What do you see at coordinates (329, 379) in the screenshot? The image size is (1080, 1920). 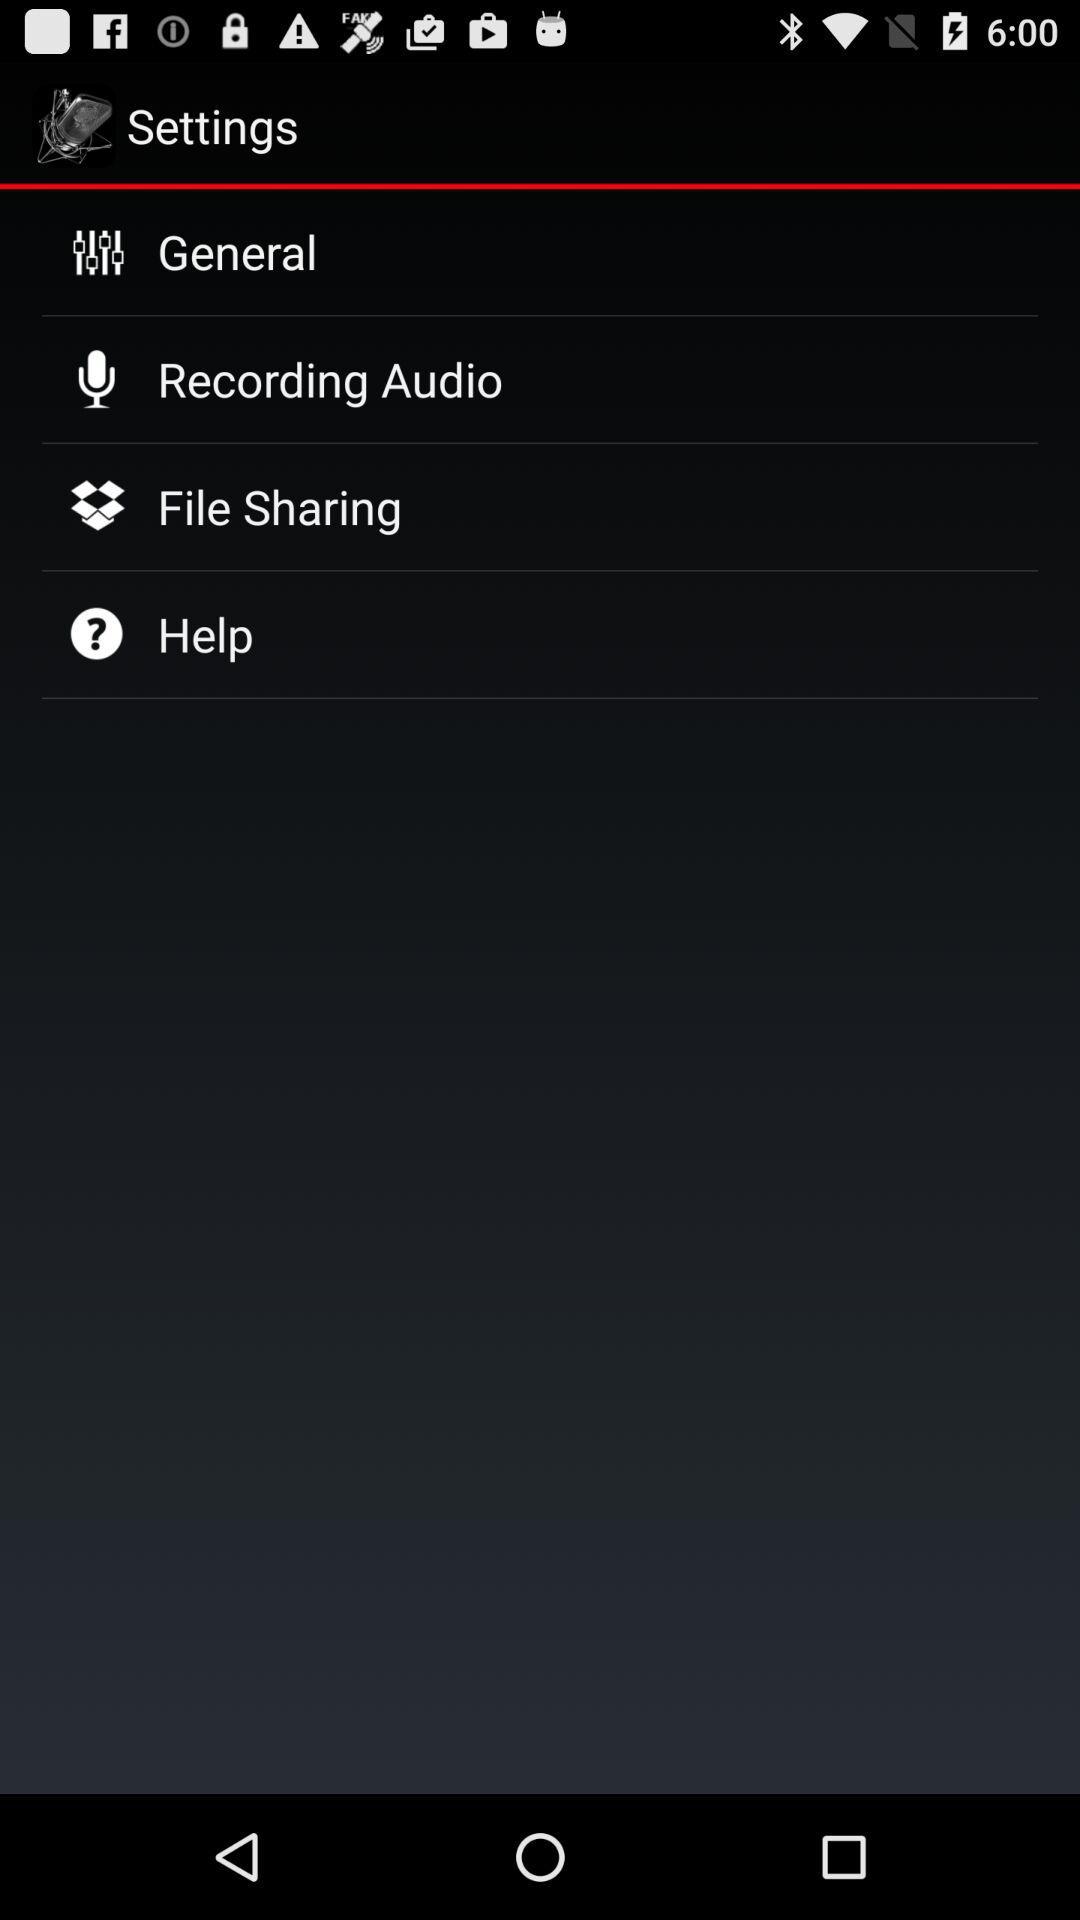 I see `icon above the file sharing` at bounding box center [329, 379].